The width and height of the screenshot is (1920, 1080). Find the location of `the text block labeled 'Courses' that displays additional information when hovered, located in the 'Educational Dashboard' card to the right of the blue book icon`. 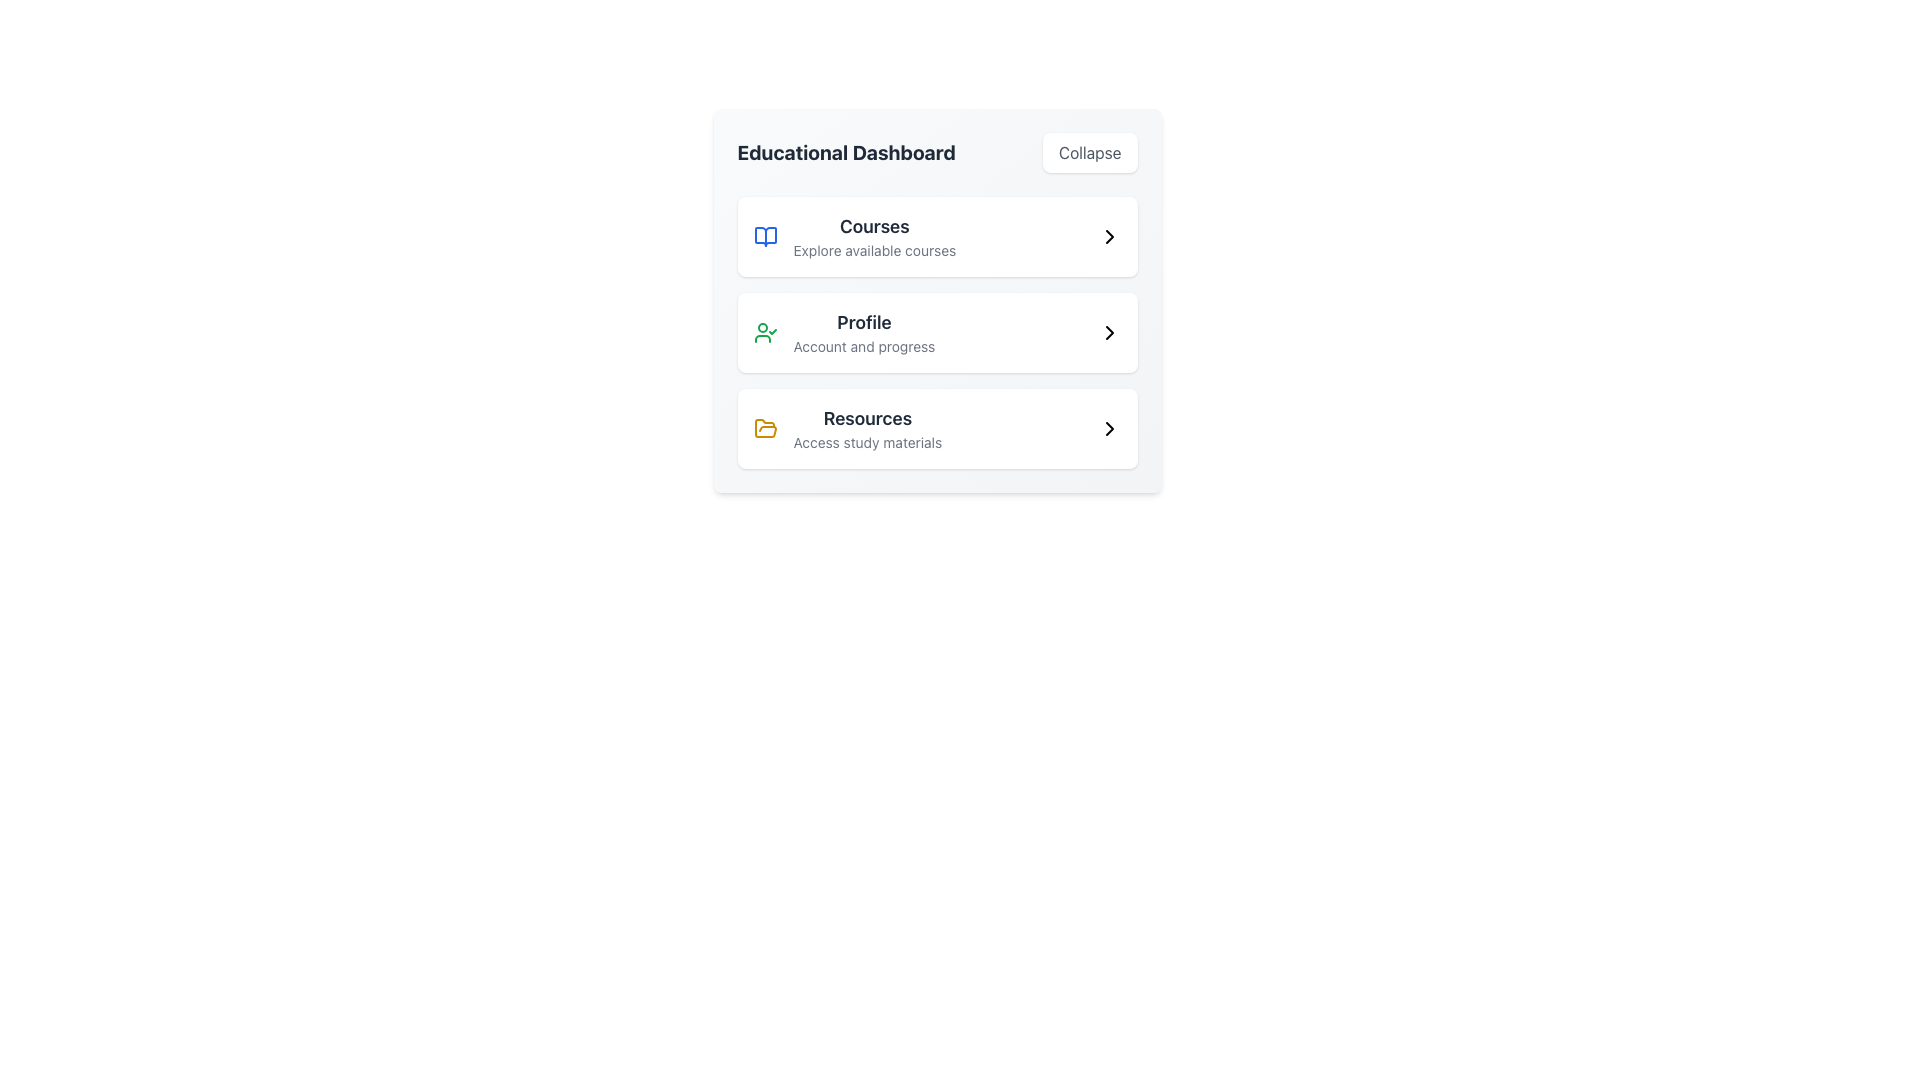

the text block labeled 'Courses' that displays additional information when hovered, located in the 'Educational Dashboard' card to the right of the blue book icon is located at coordinates (874, 235).